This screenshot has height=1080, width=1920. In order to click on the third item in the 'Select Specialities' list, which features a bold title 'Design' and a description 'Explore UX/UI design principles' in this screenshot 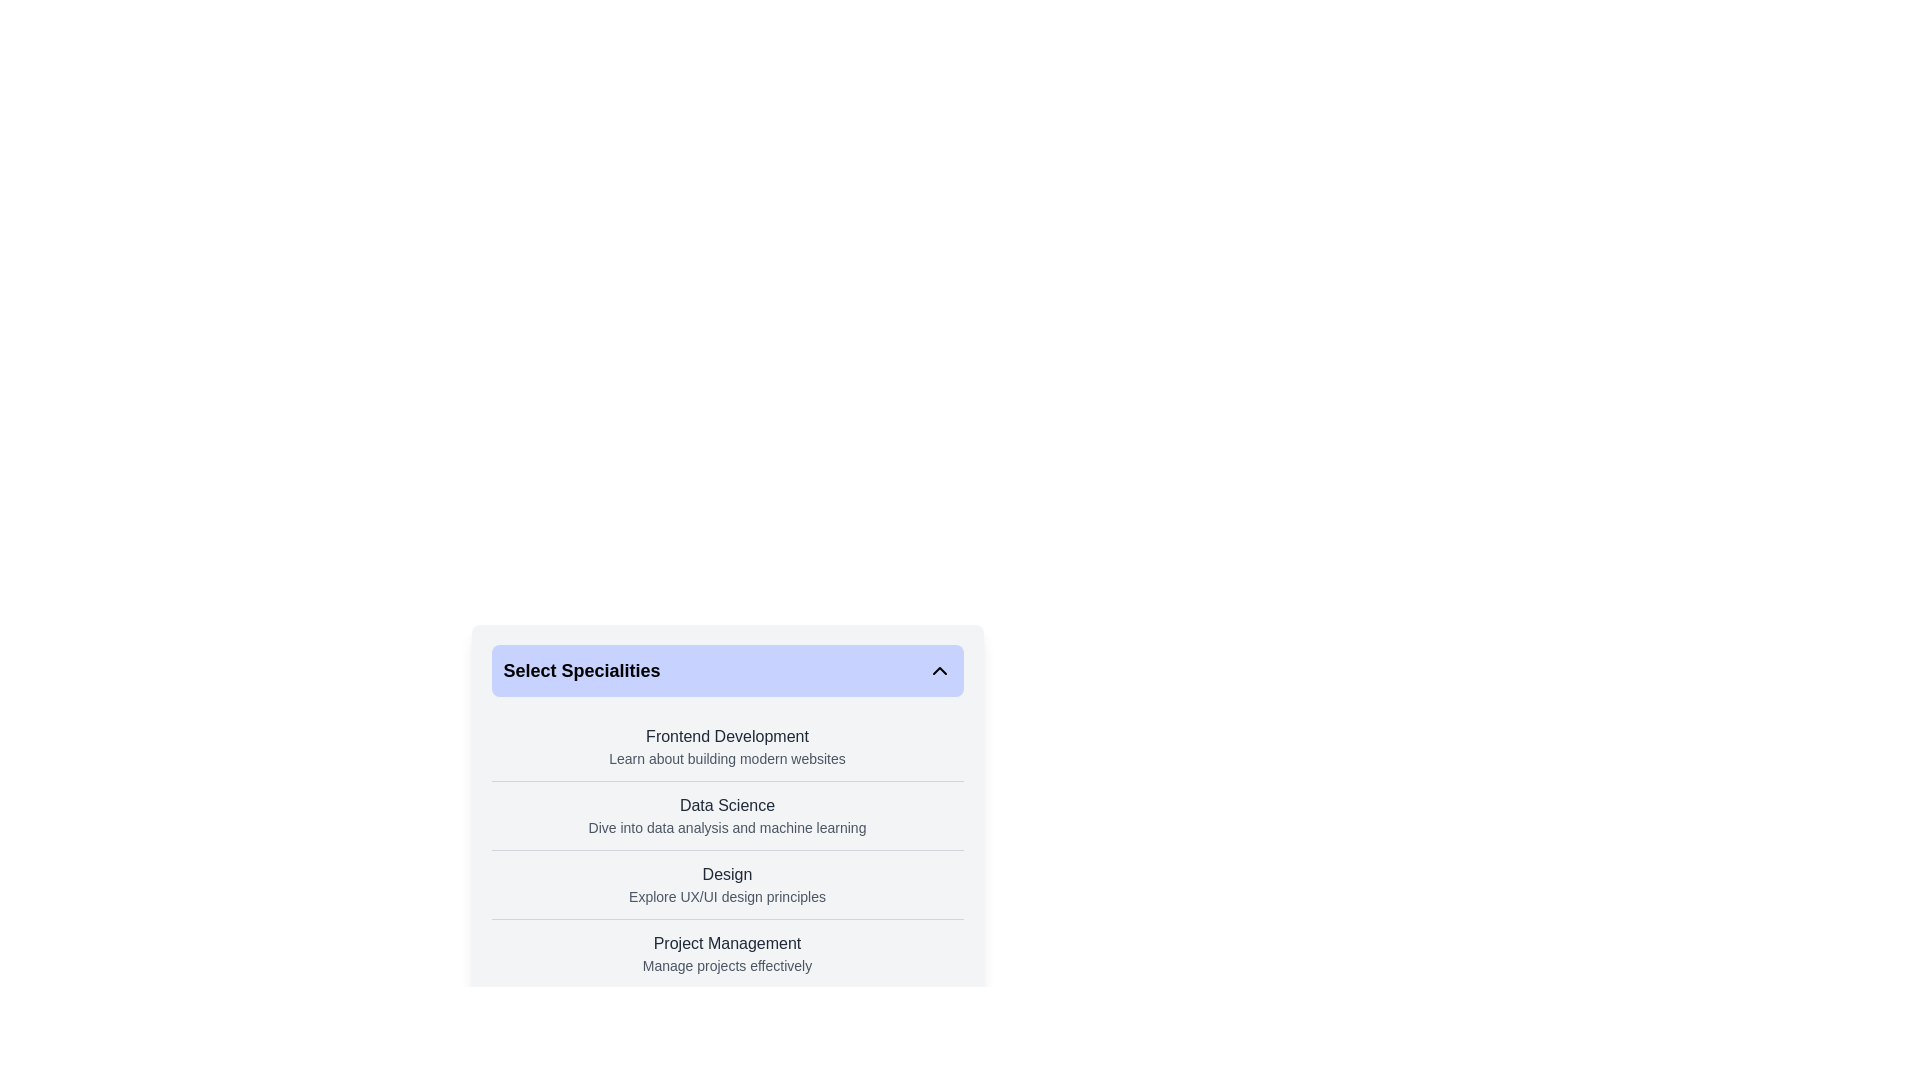, I will do `click(726, 883)`.